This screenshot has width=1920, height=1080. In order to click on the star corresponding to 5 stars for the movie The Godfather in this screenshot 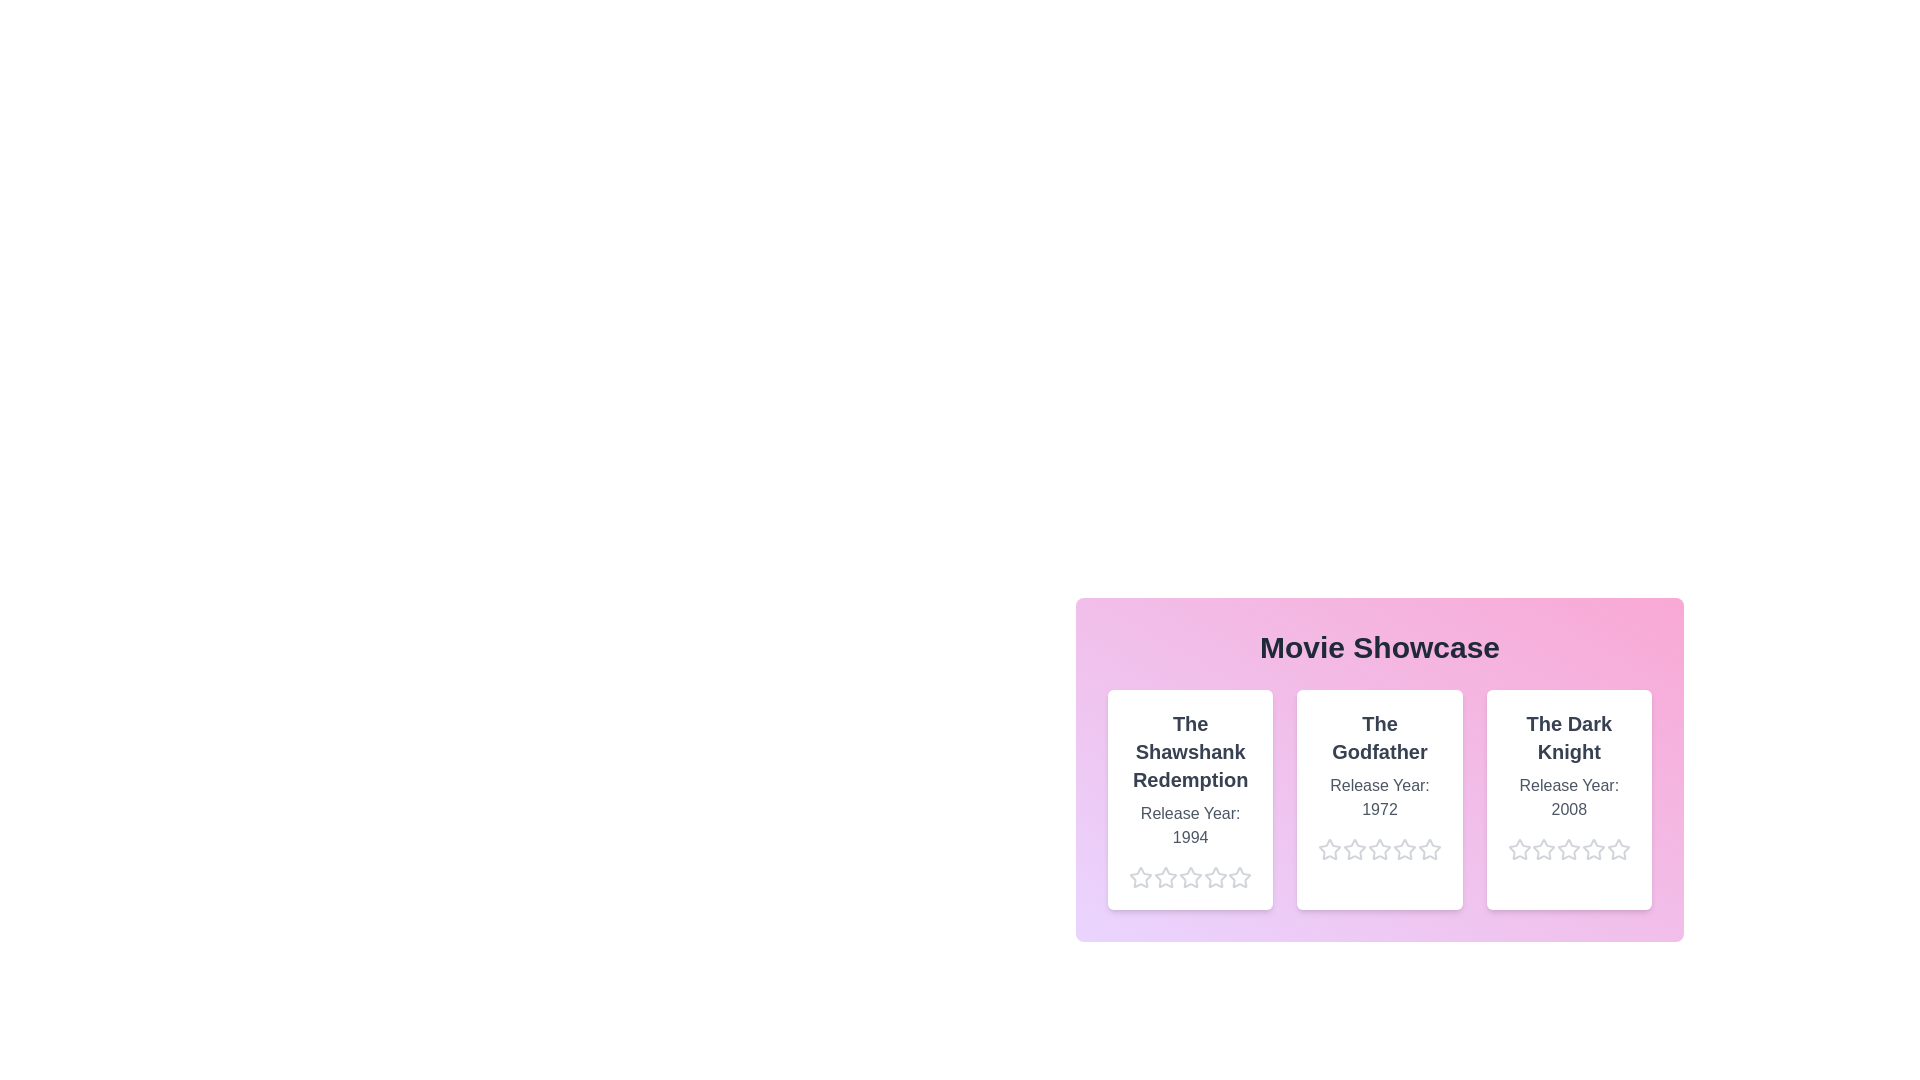, I will do `click(1416, 849)`.